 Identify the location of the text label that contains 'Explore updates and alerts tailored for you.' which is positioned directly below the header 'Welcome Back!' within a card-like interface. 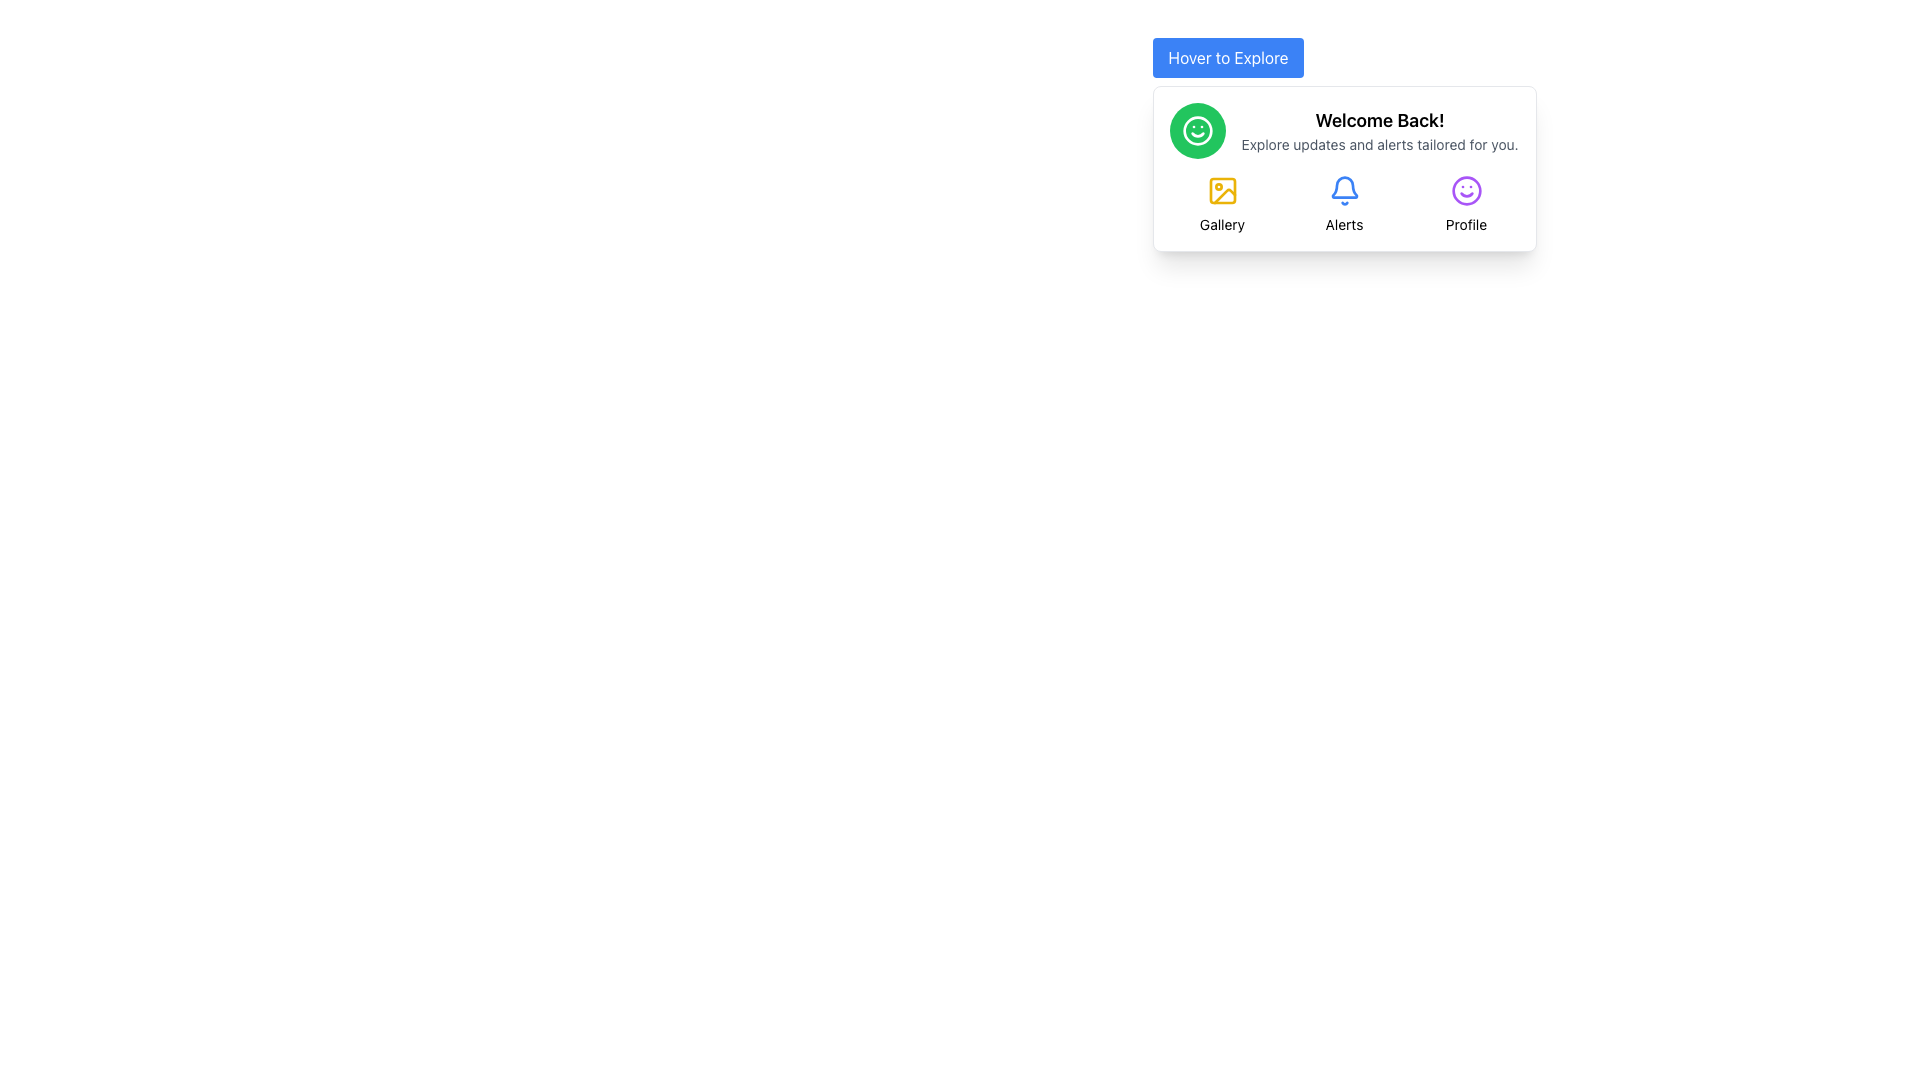
(1379, 144).